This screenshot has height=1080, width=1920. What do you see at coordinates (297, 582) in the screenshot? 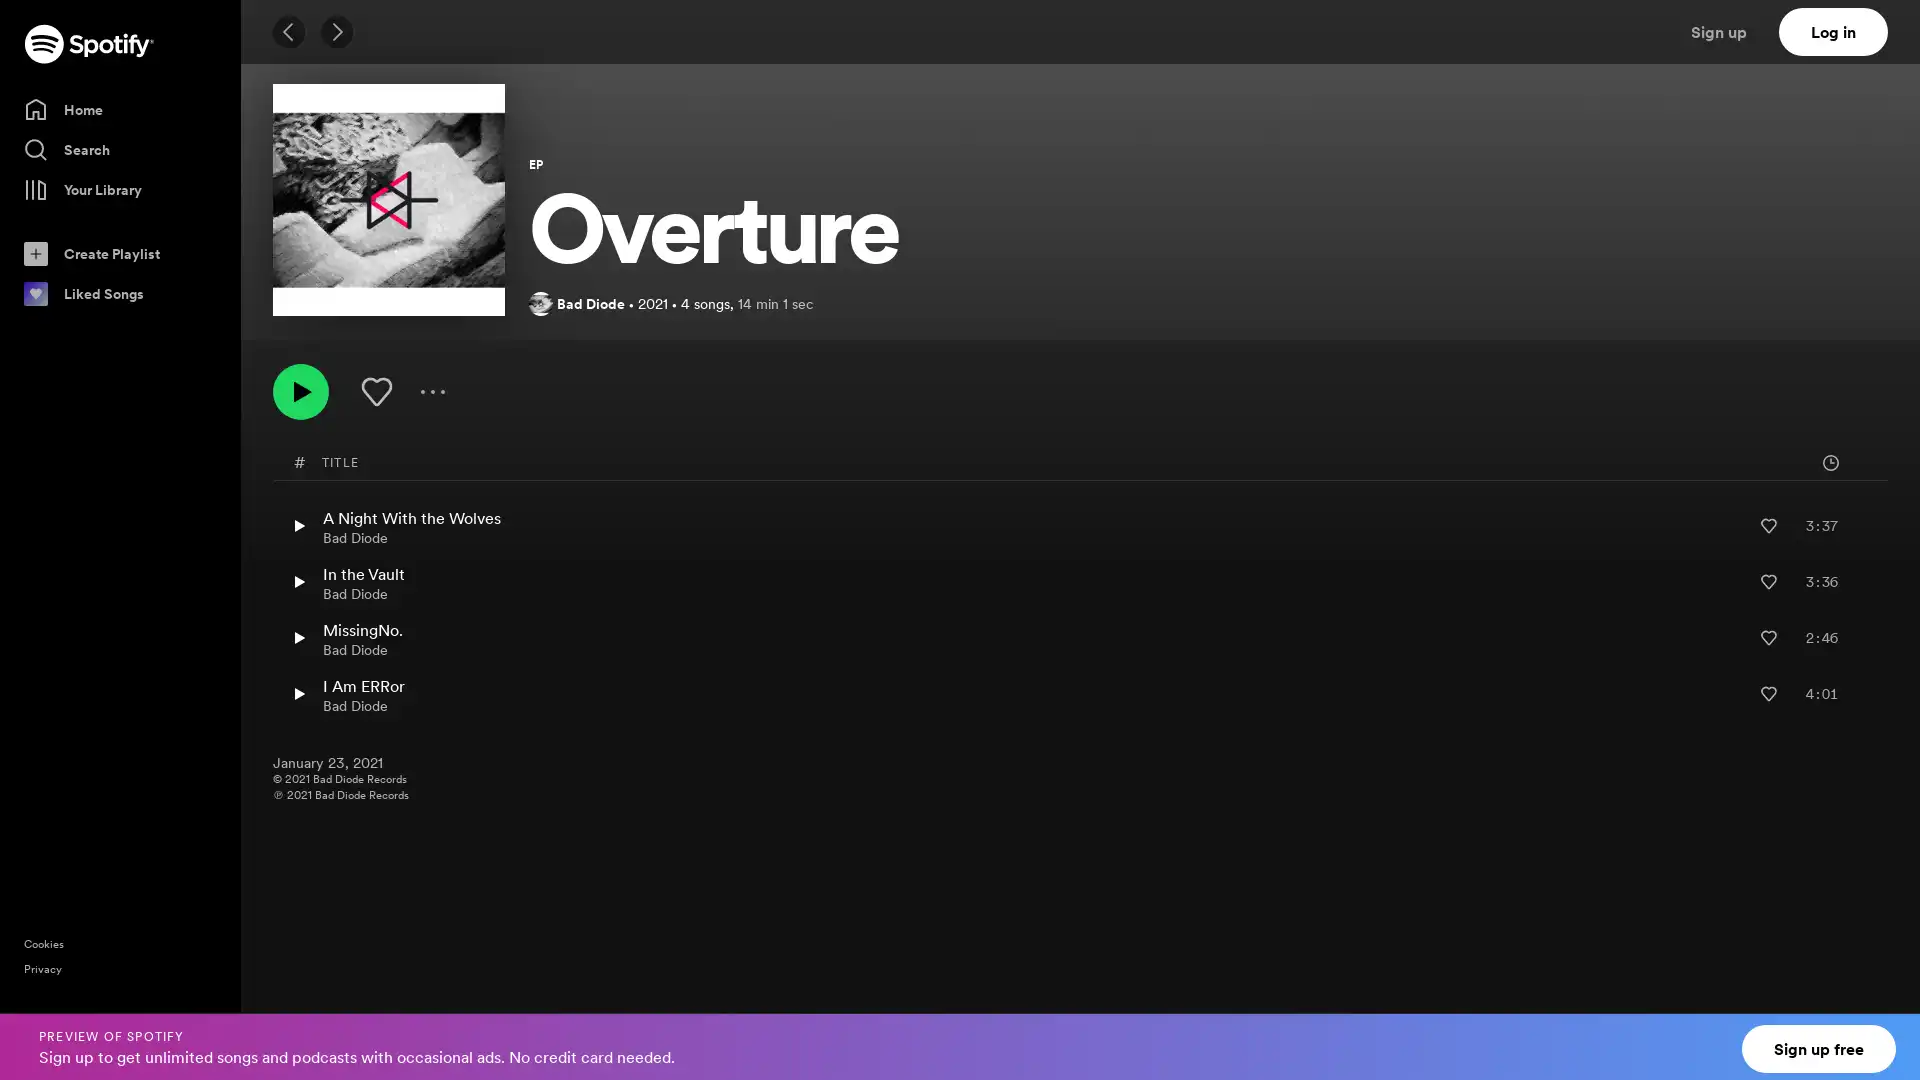
I see `Play In the Vault by Bad Diode` at bounding box center [297, 582].